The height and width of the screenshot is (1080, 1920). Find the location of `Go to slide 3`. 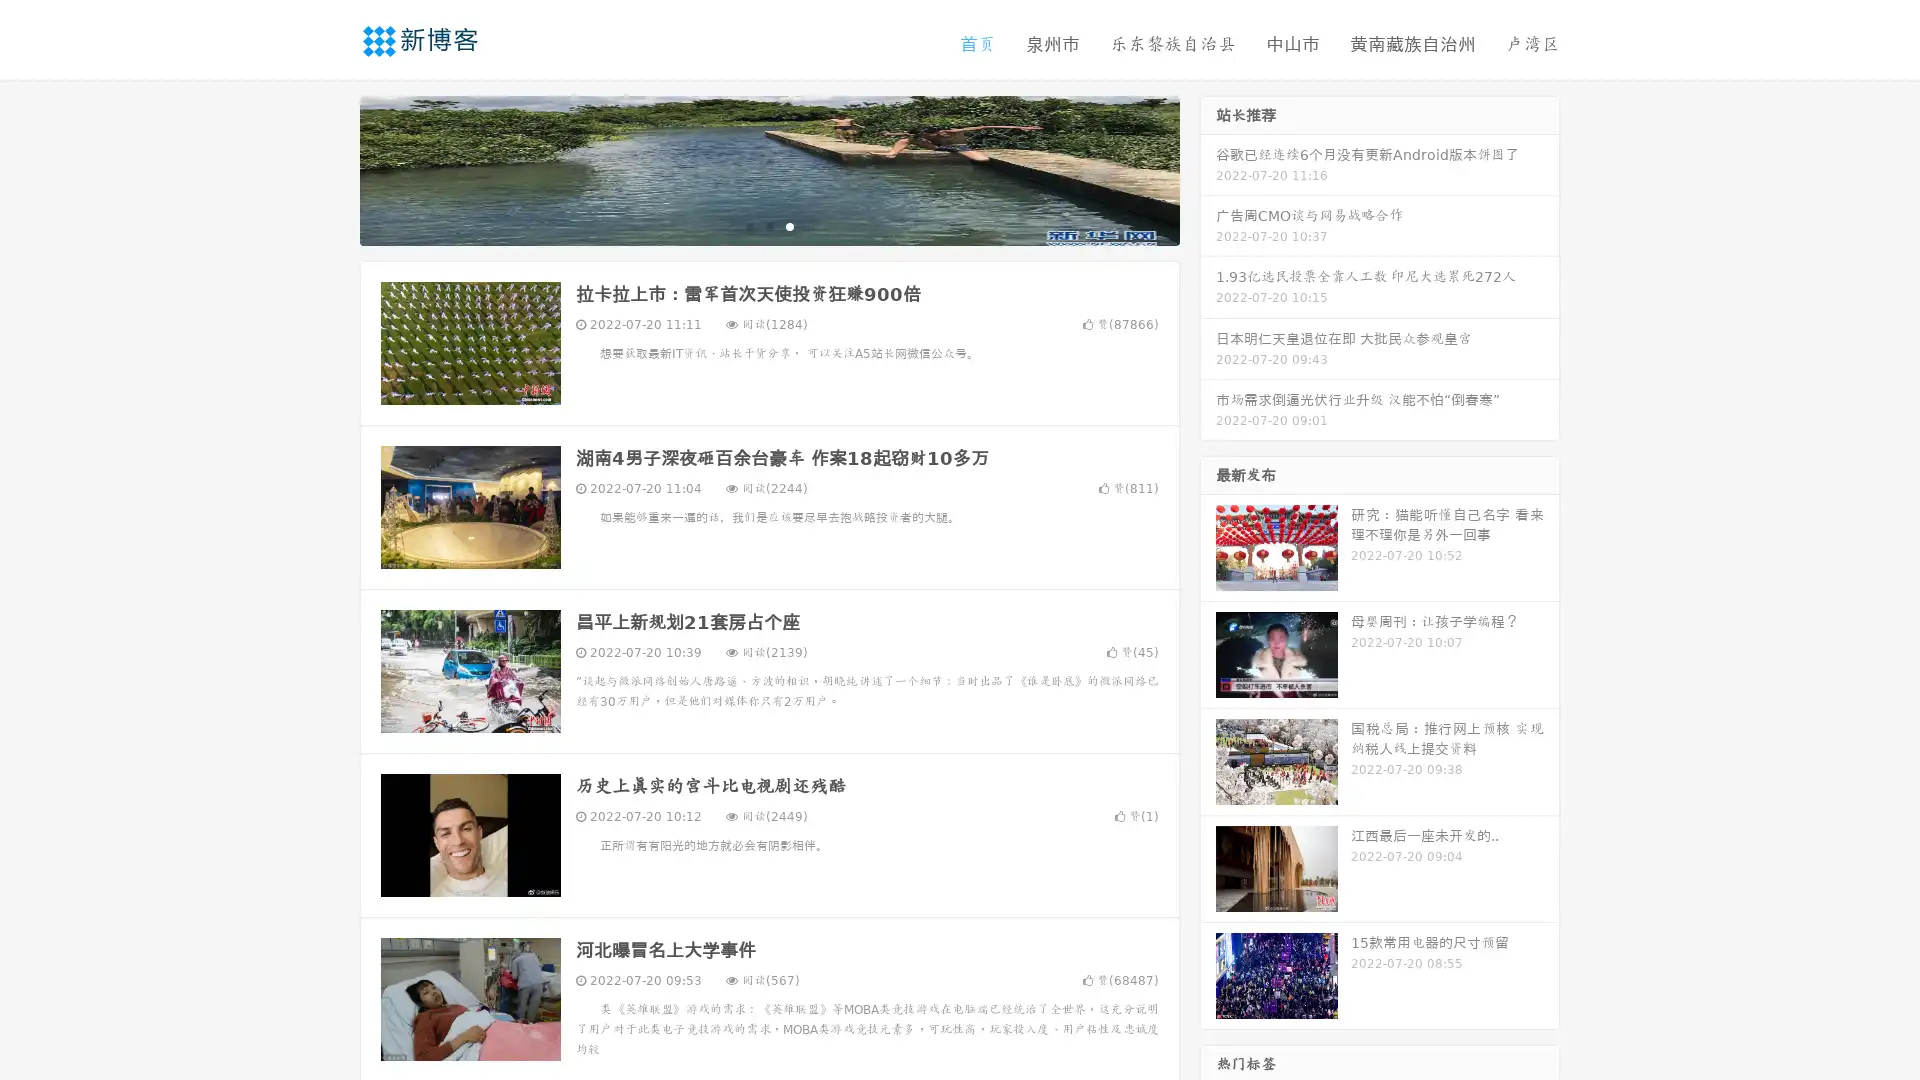

Go to slide 3 is located at coordinates (789, 225).